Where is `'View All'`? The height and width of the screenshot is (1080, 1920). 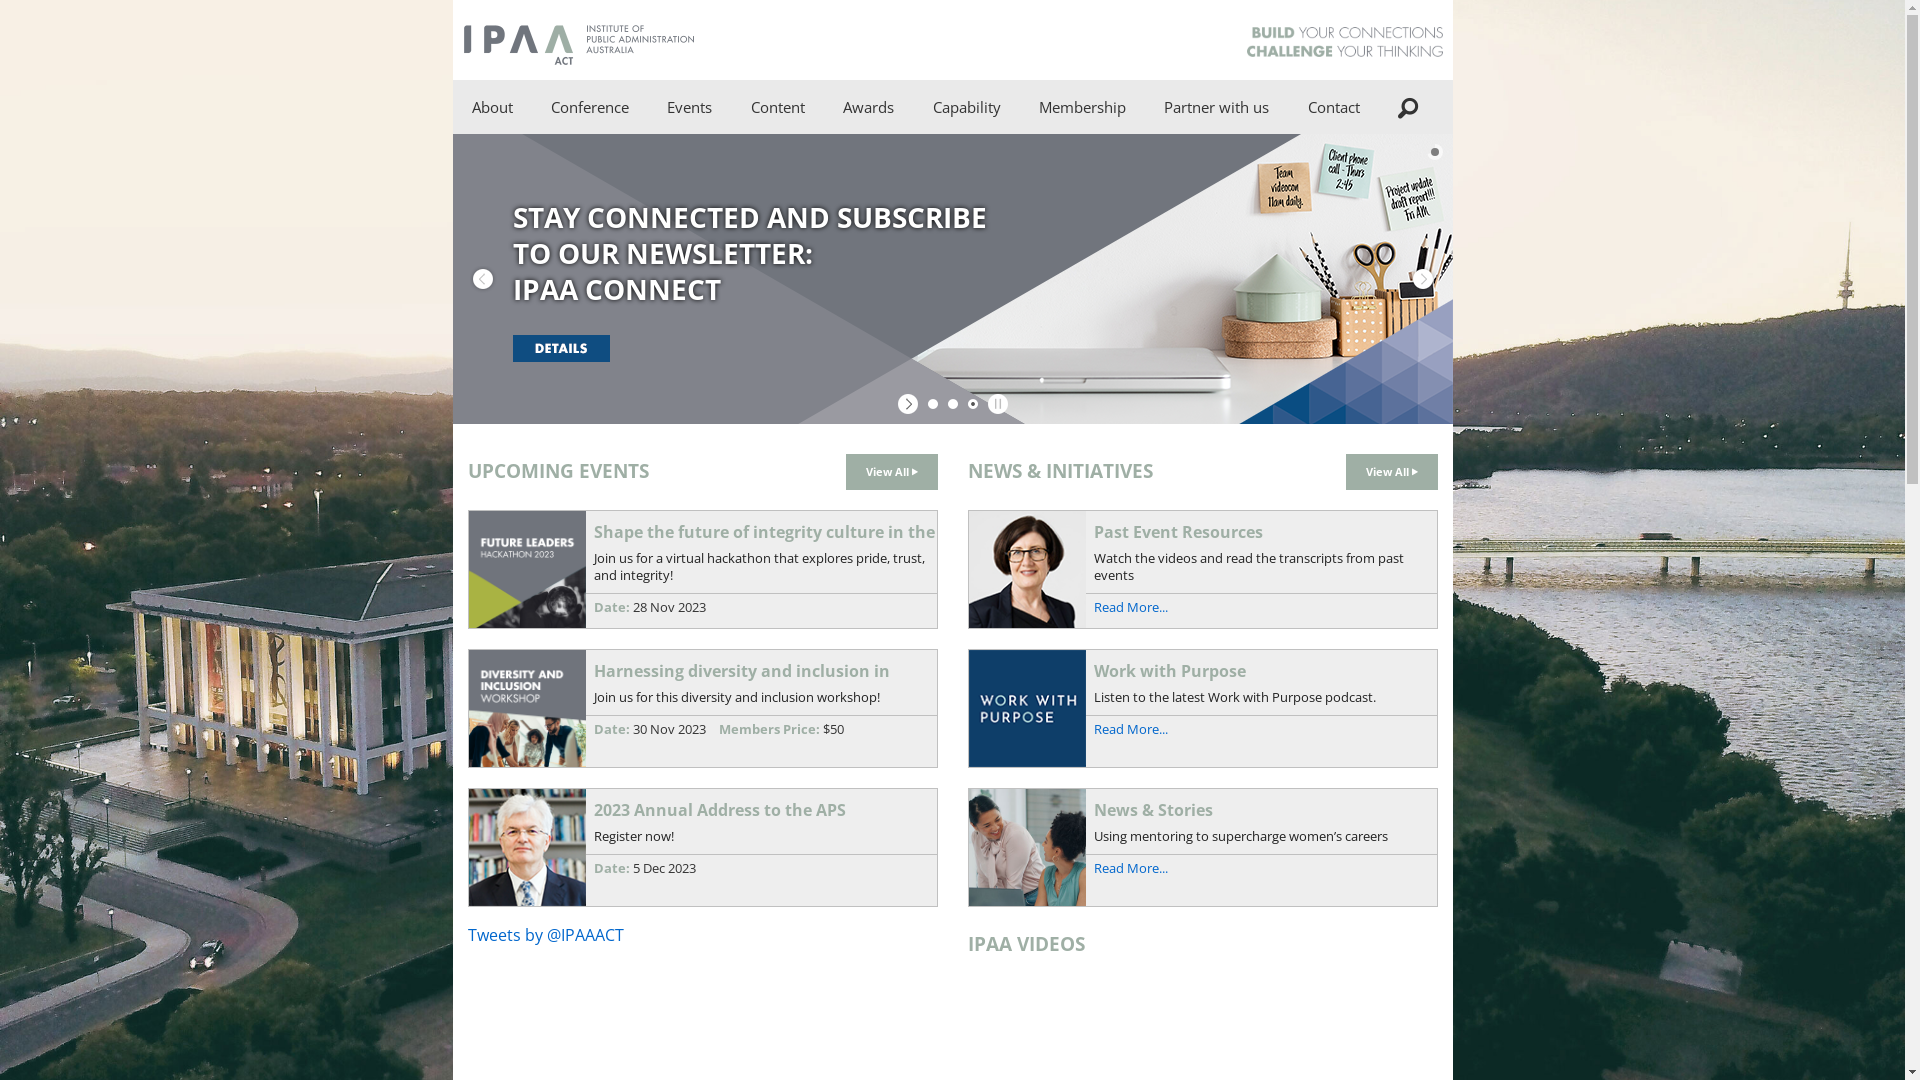 'View All' is located at coordinates (1345, 471).